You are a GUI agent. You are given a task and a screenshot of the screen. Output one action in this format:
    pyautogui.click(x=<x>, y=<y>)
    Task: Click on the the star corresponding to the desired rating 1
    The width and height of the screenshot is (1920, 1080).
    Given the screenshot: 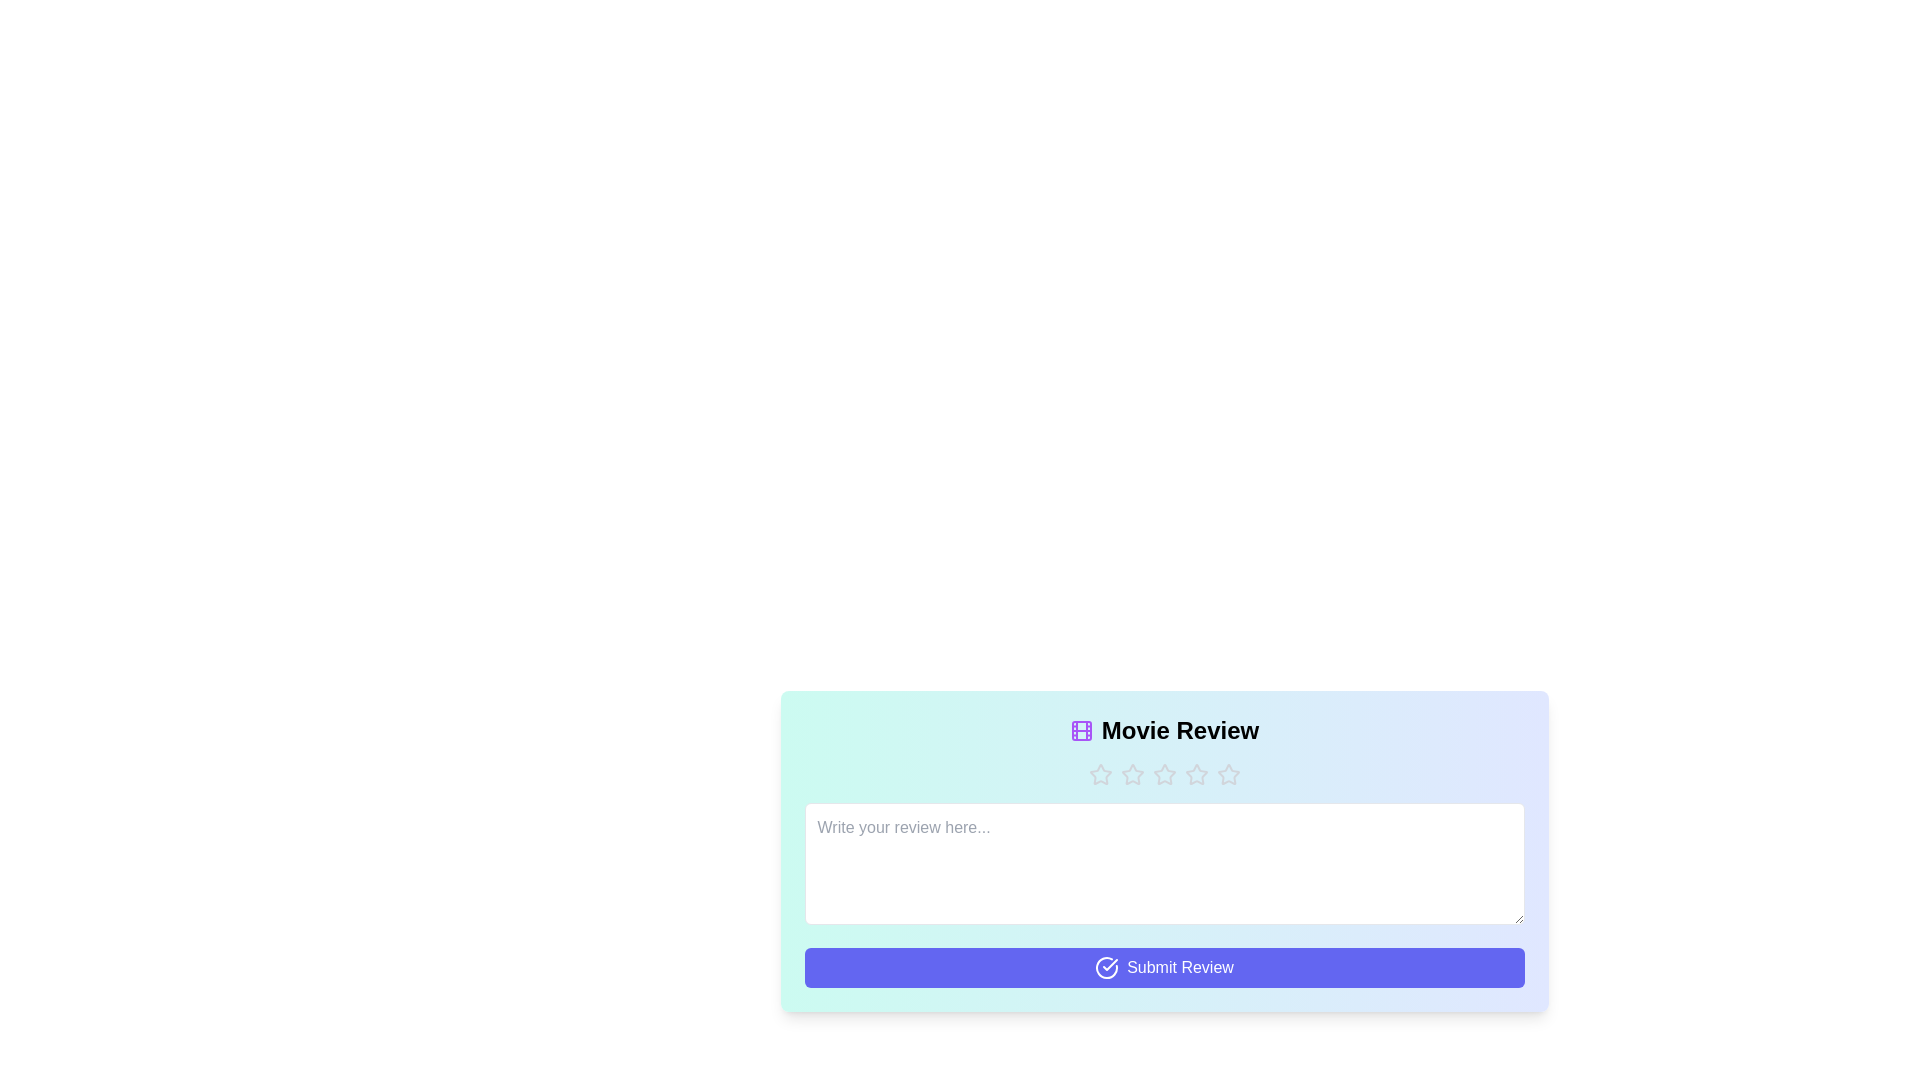 What is the action you would take?
    pyautogui.click(x=1099, y=774)
    